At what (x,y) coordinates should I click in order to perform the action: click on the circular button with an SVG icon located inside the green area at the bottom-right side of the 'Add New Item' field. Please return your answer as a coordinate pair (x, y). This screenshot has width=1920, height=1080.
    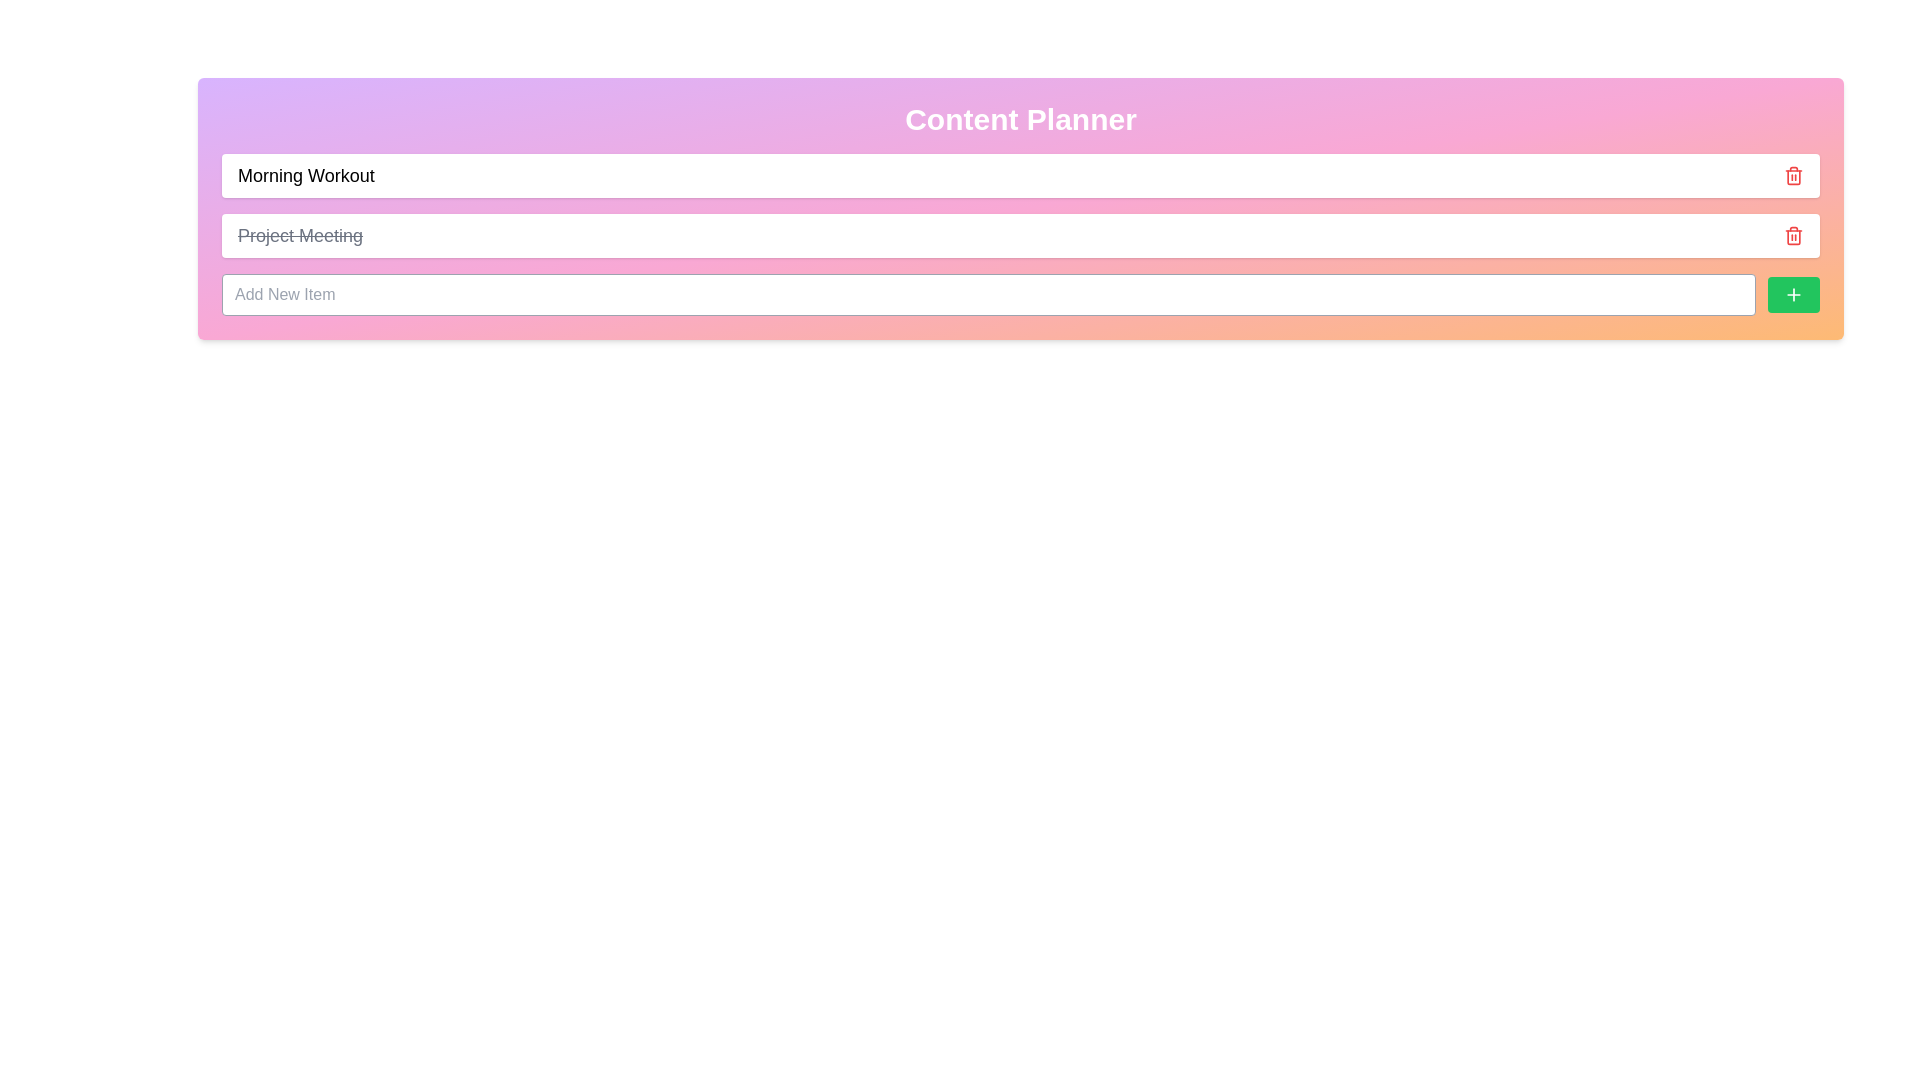
    Looking at the image, I should click on (1794, 294).